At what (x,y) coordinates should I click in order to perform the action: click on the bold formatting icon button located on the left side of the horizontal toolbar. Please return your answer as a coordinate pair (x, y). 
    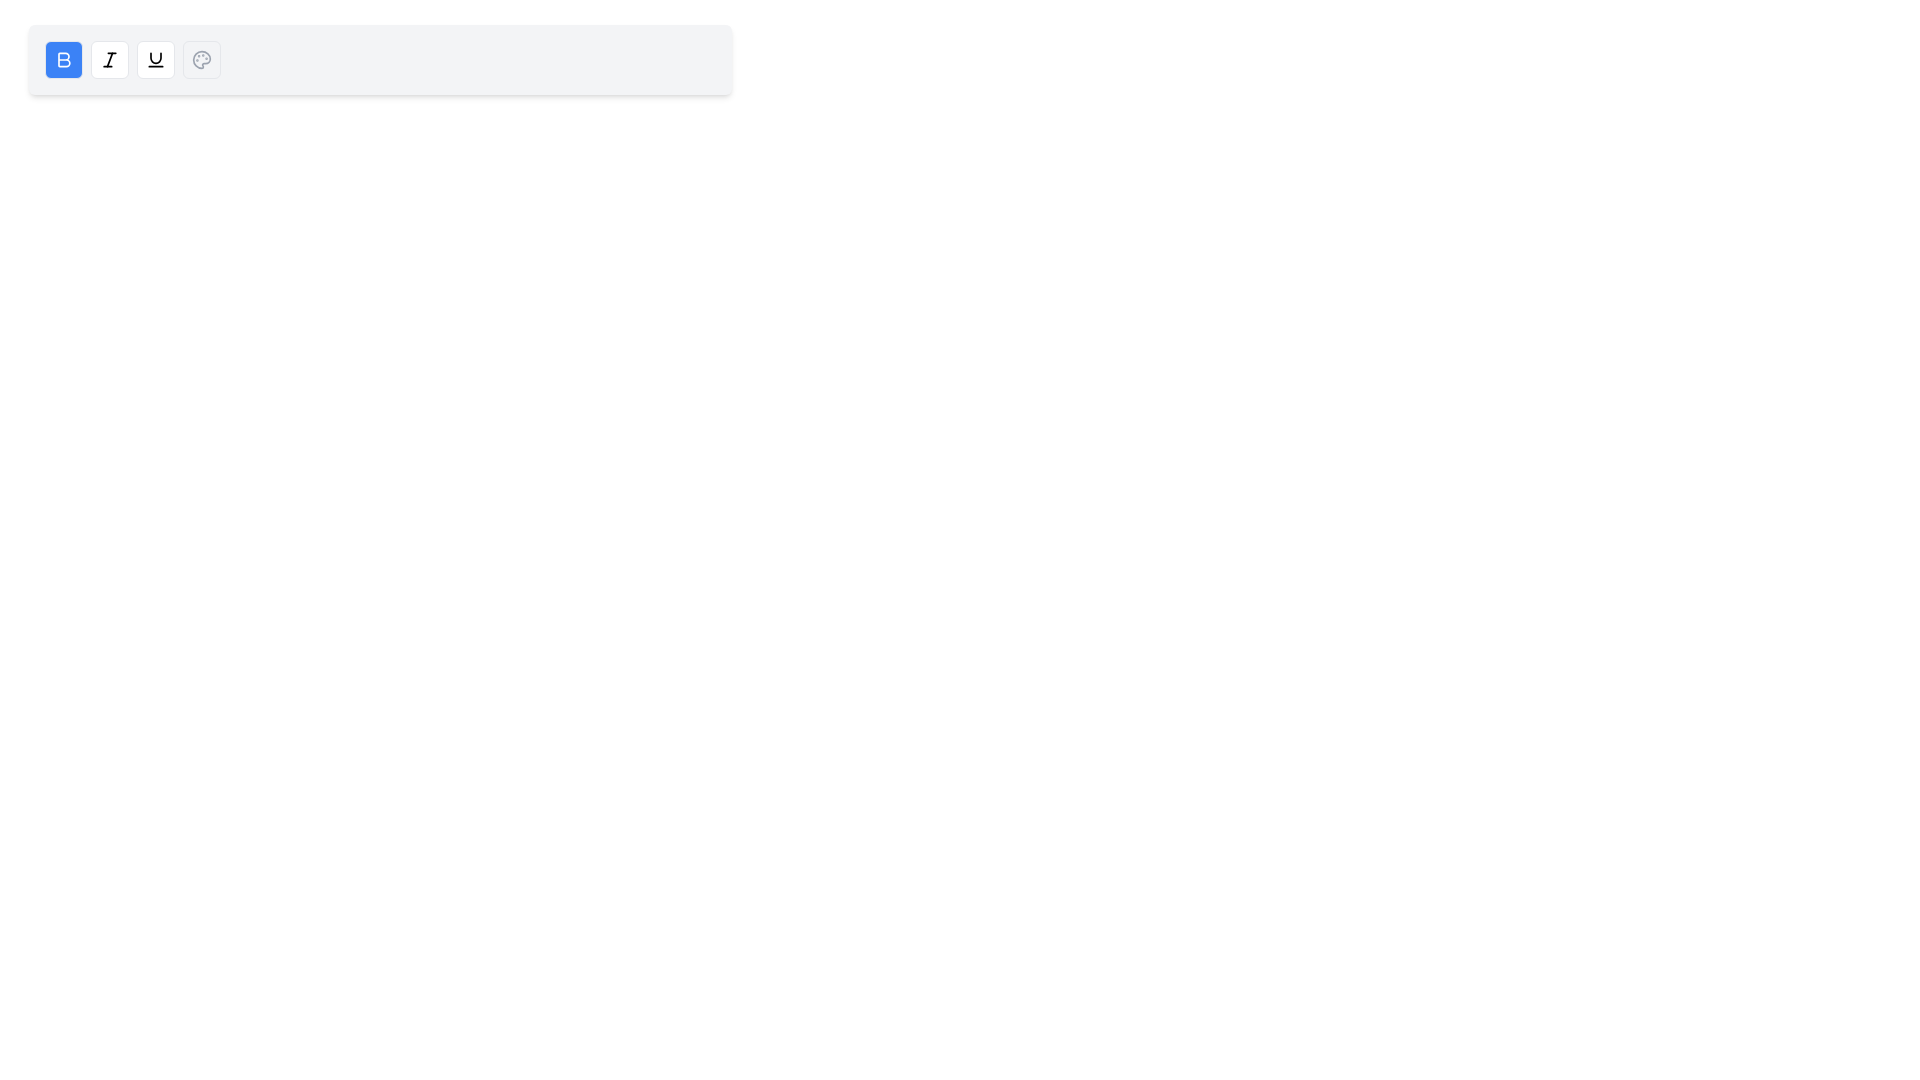
    Looking at the image, I should click on (63, 59).